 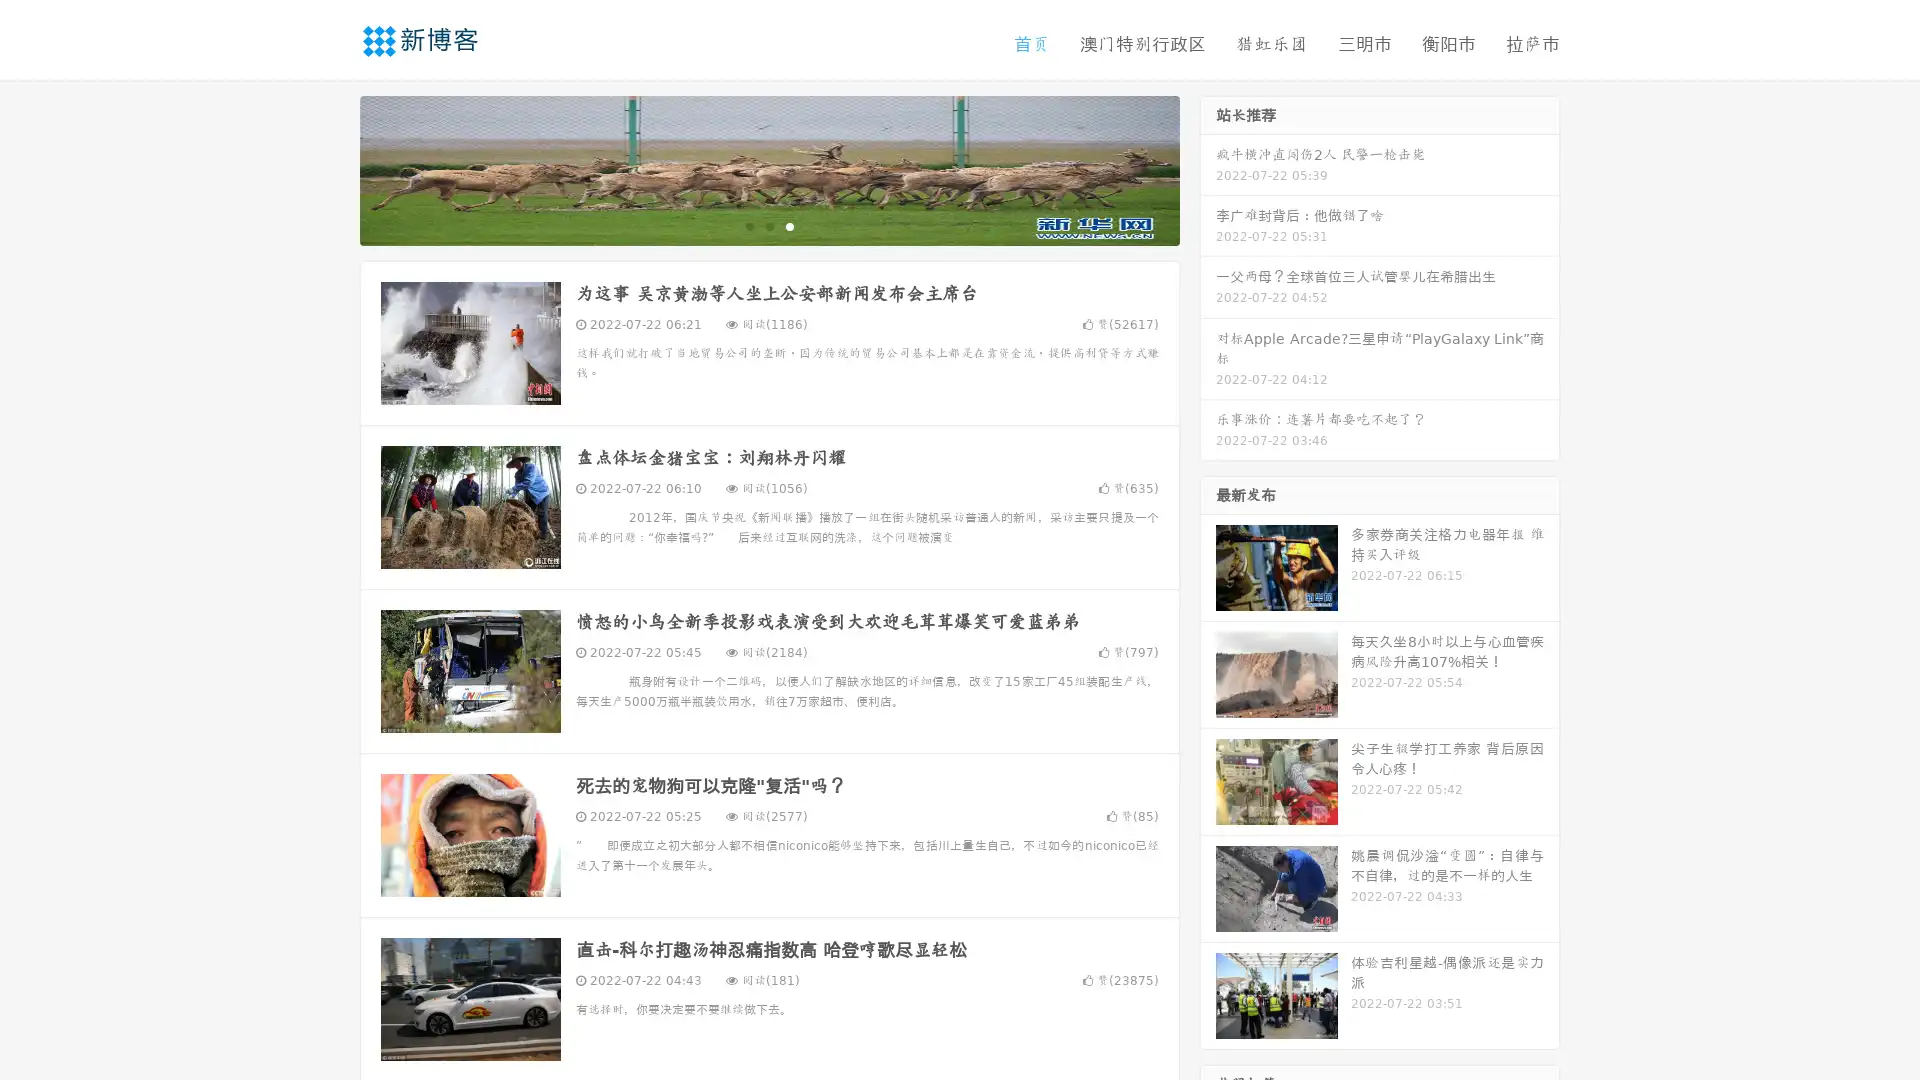 I want to click on Go to slide 2, so click(x=768, y=225).